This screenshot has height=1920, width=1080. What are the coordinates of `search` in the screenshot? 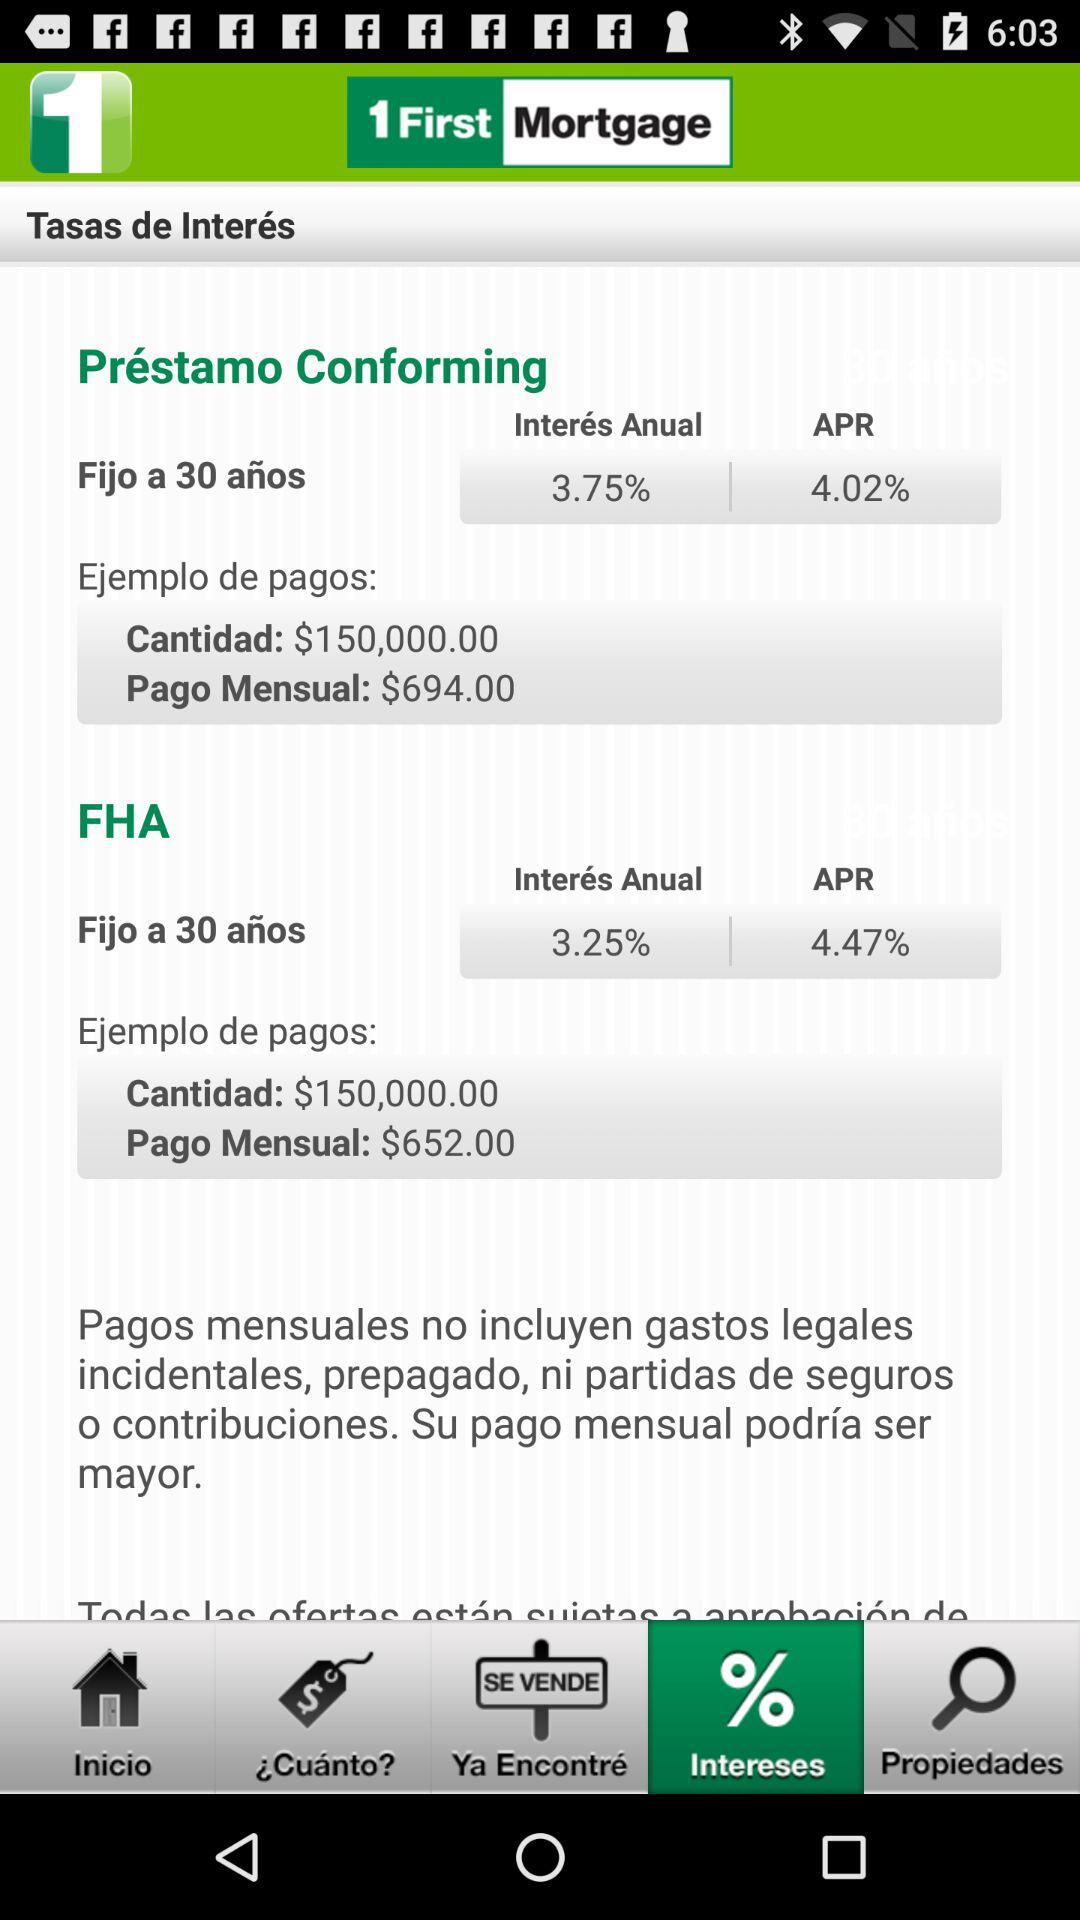 It's located at (971, 1706).